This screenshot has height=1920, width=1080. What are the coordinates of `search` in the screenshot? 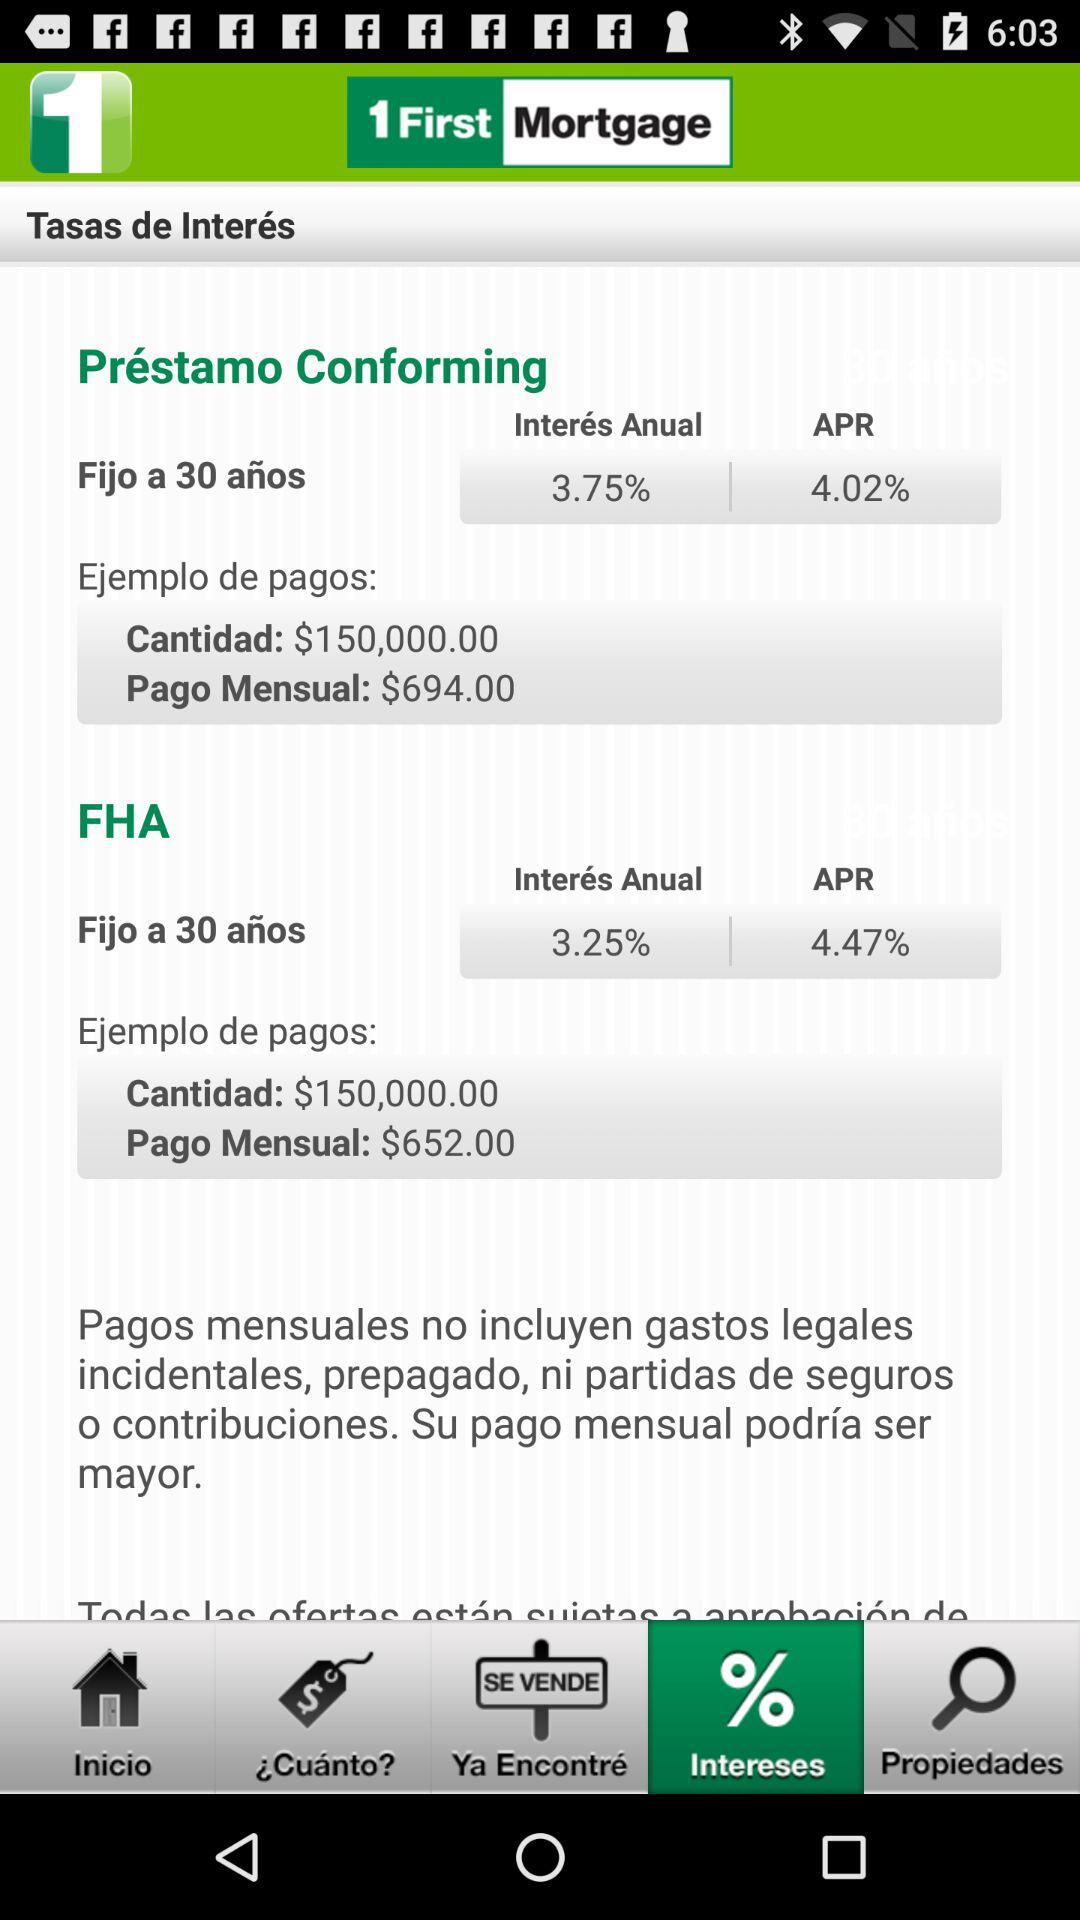 It's located at (971, 1706).